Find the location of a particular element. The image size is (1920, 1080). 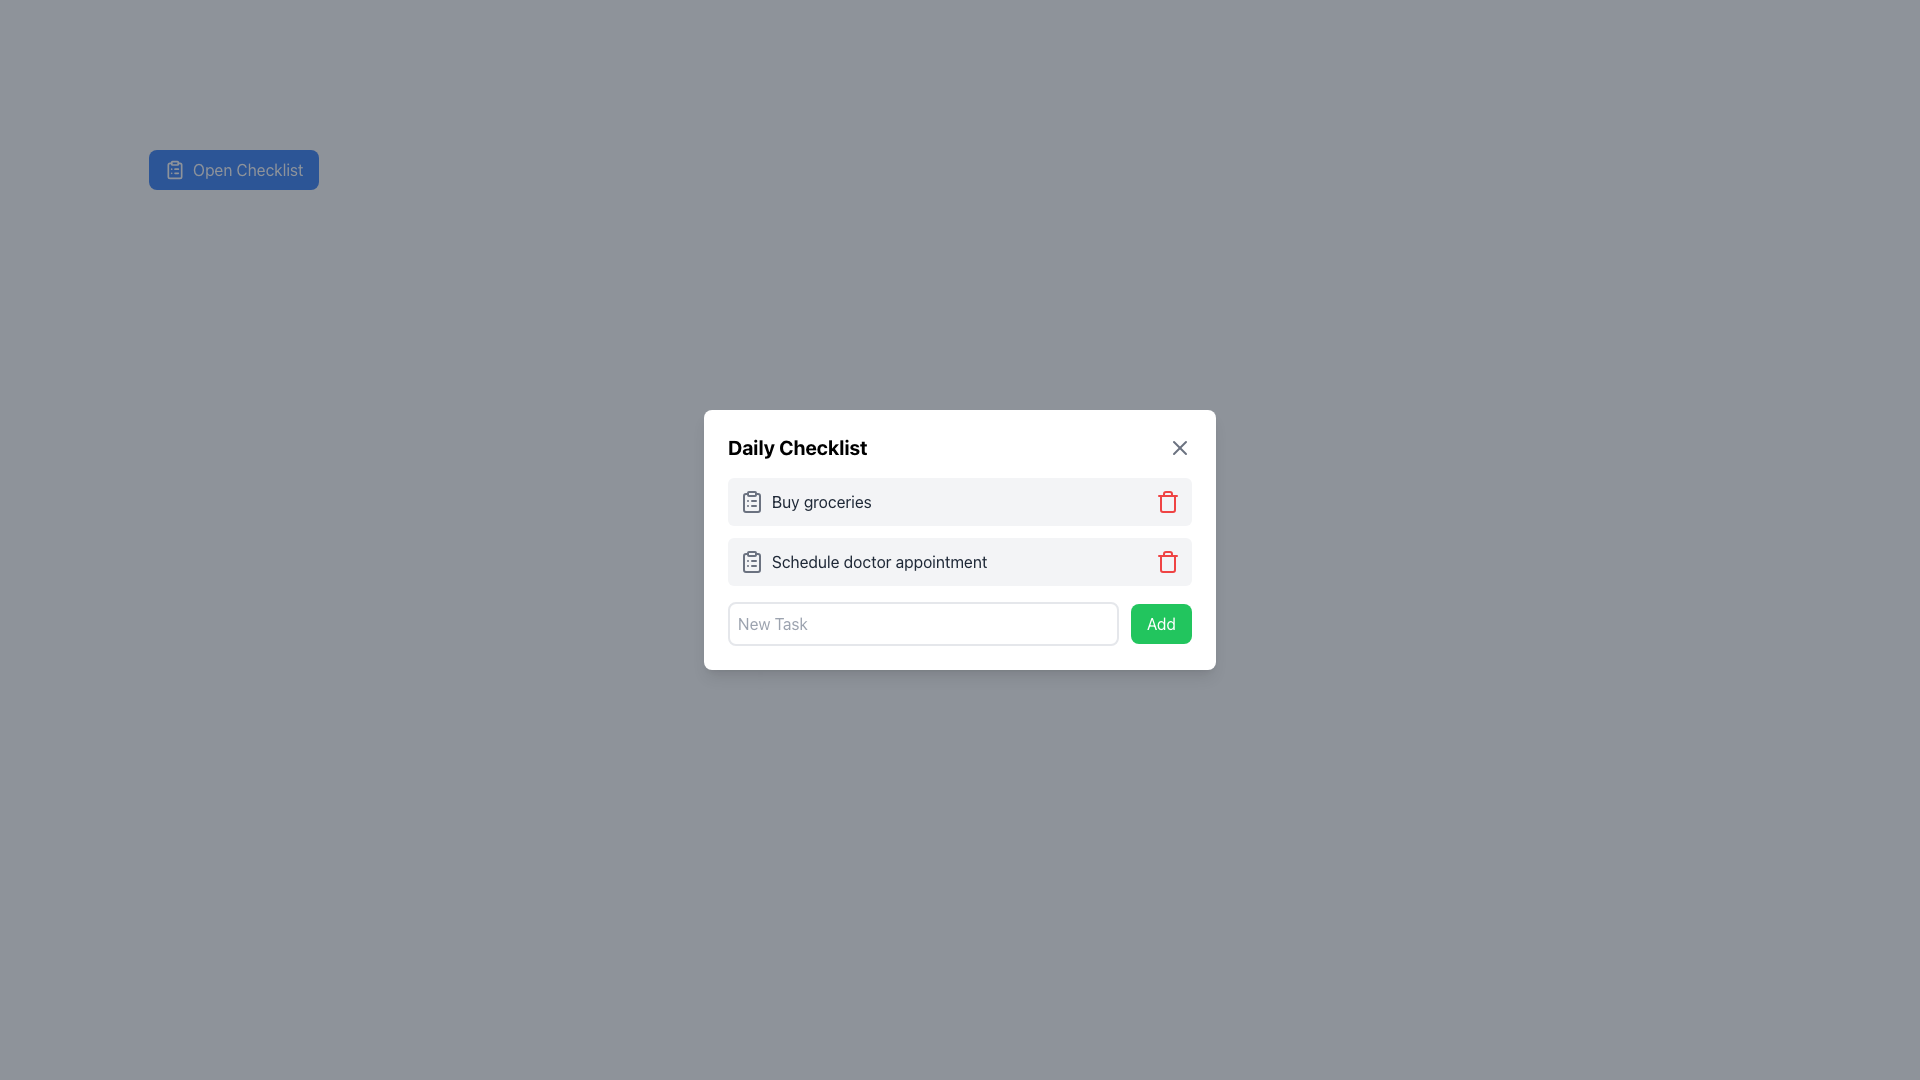

the delete button for the 'Buy groceries' task located in the right section of the checklist row is located at coordinates (1167, 500).